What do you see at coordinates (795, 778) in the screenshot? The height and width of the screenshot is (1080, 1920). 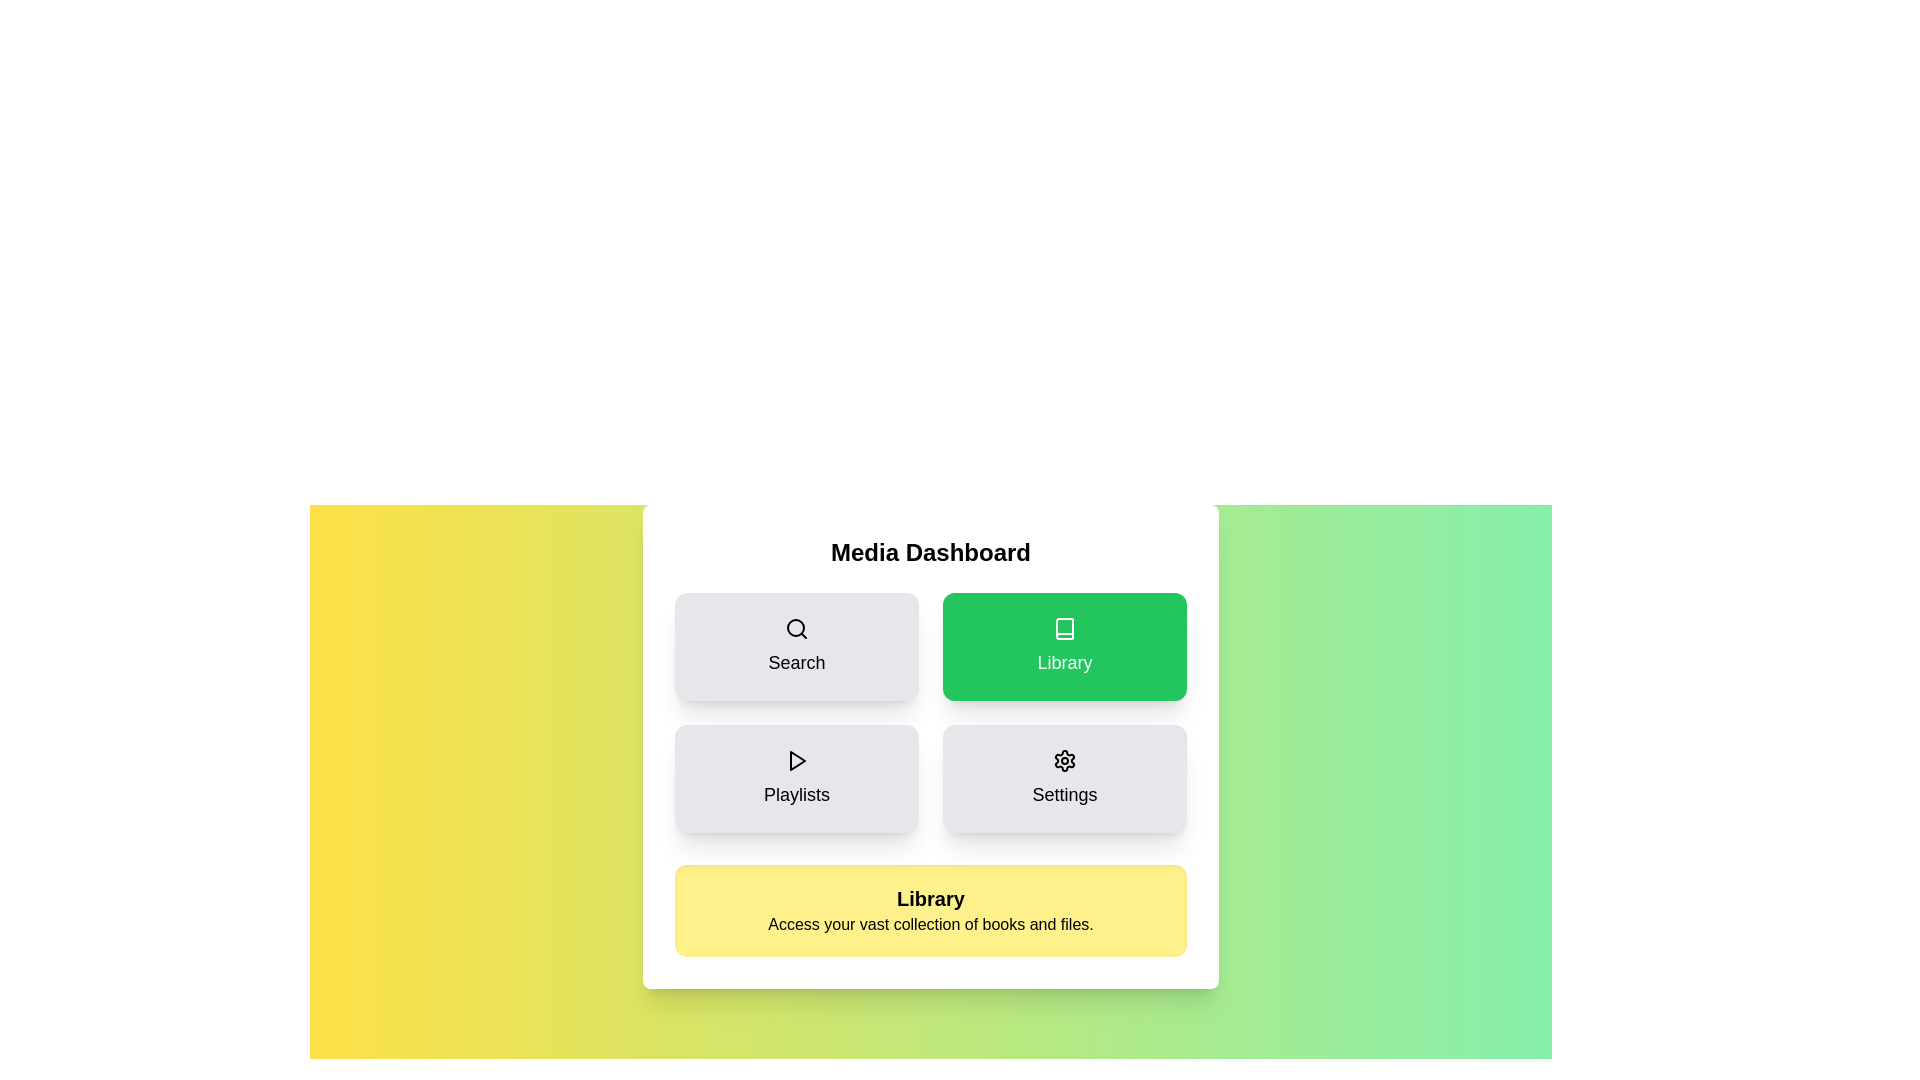 I see `the Playlists button to select it` at bounding box center [795, 778].